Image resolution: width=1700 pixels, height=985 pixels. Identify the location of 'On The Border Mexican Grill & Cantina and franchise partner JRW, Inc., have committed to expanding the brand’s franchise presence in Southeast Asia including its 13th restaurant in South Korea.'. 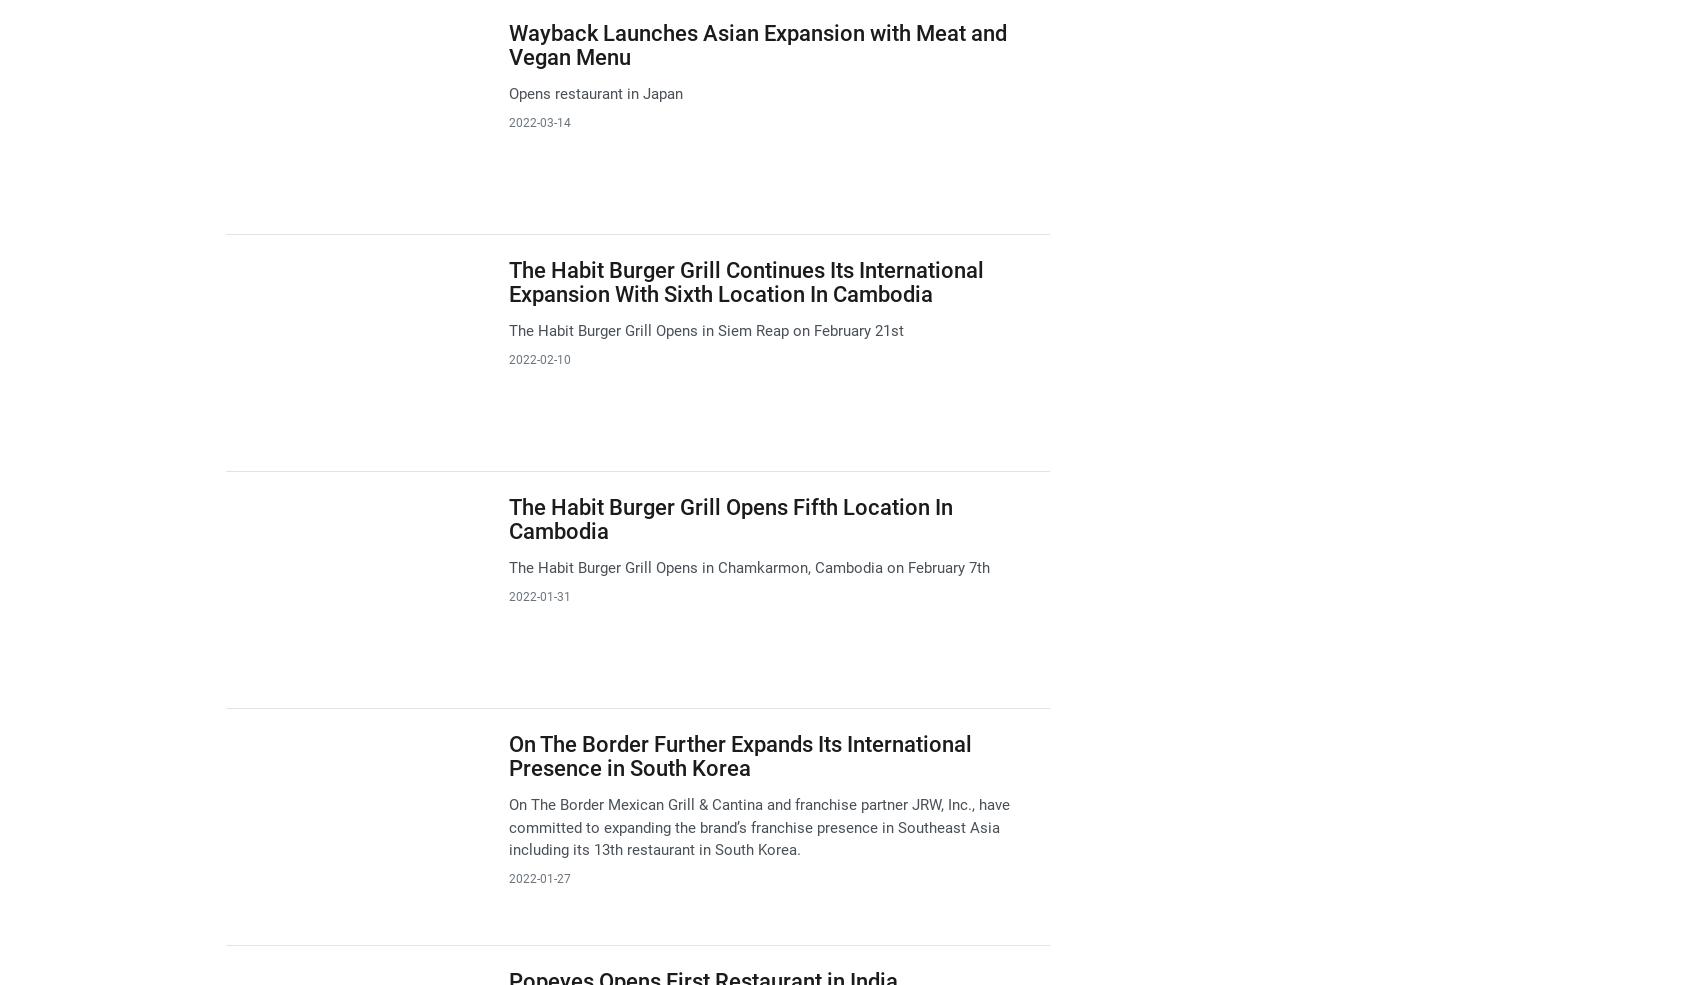
(757, 826).